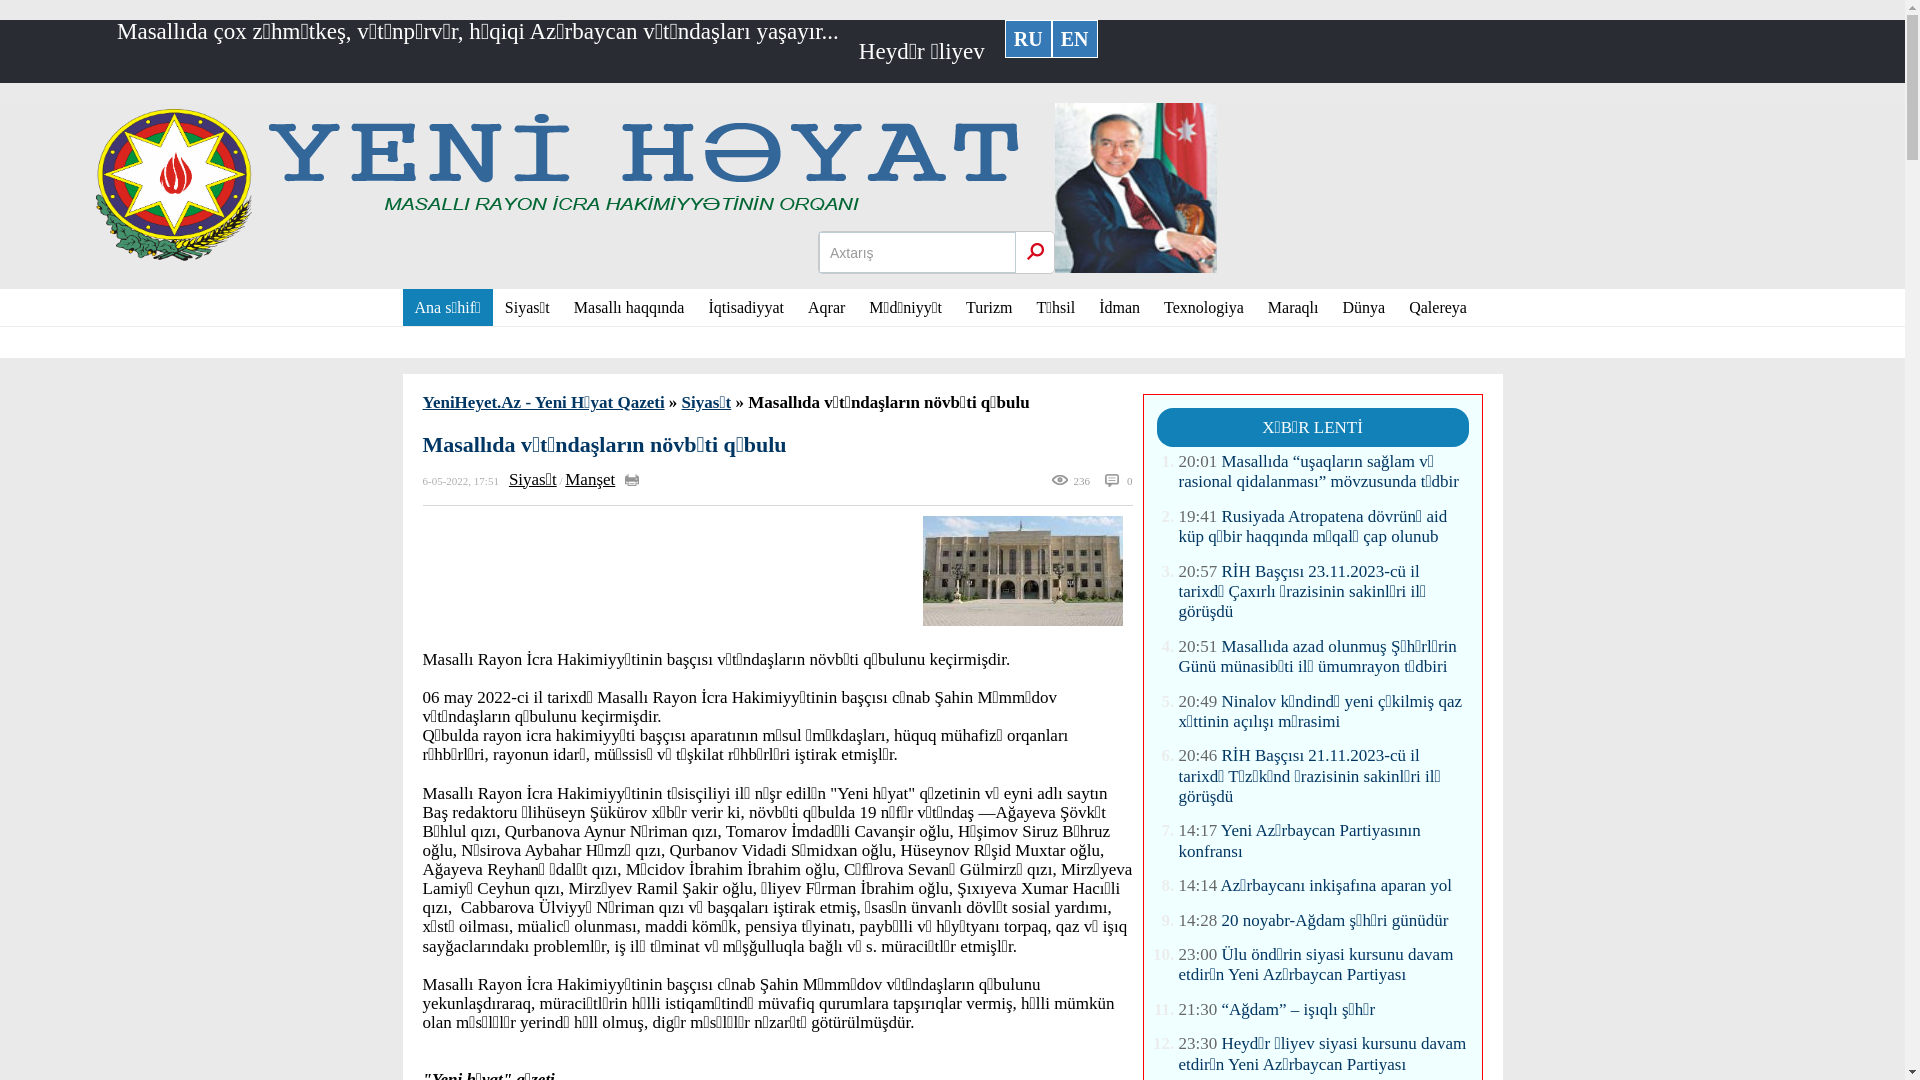 This screenshot has width=1920, height=1080. What do you see at coordinates (989, 307) in the screenshot?
I see `'Turizm'` at bounding box center [989, 307].